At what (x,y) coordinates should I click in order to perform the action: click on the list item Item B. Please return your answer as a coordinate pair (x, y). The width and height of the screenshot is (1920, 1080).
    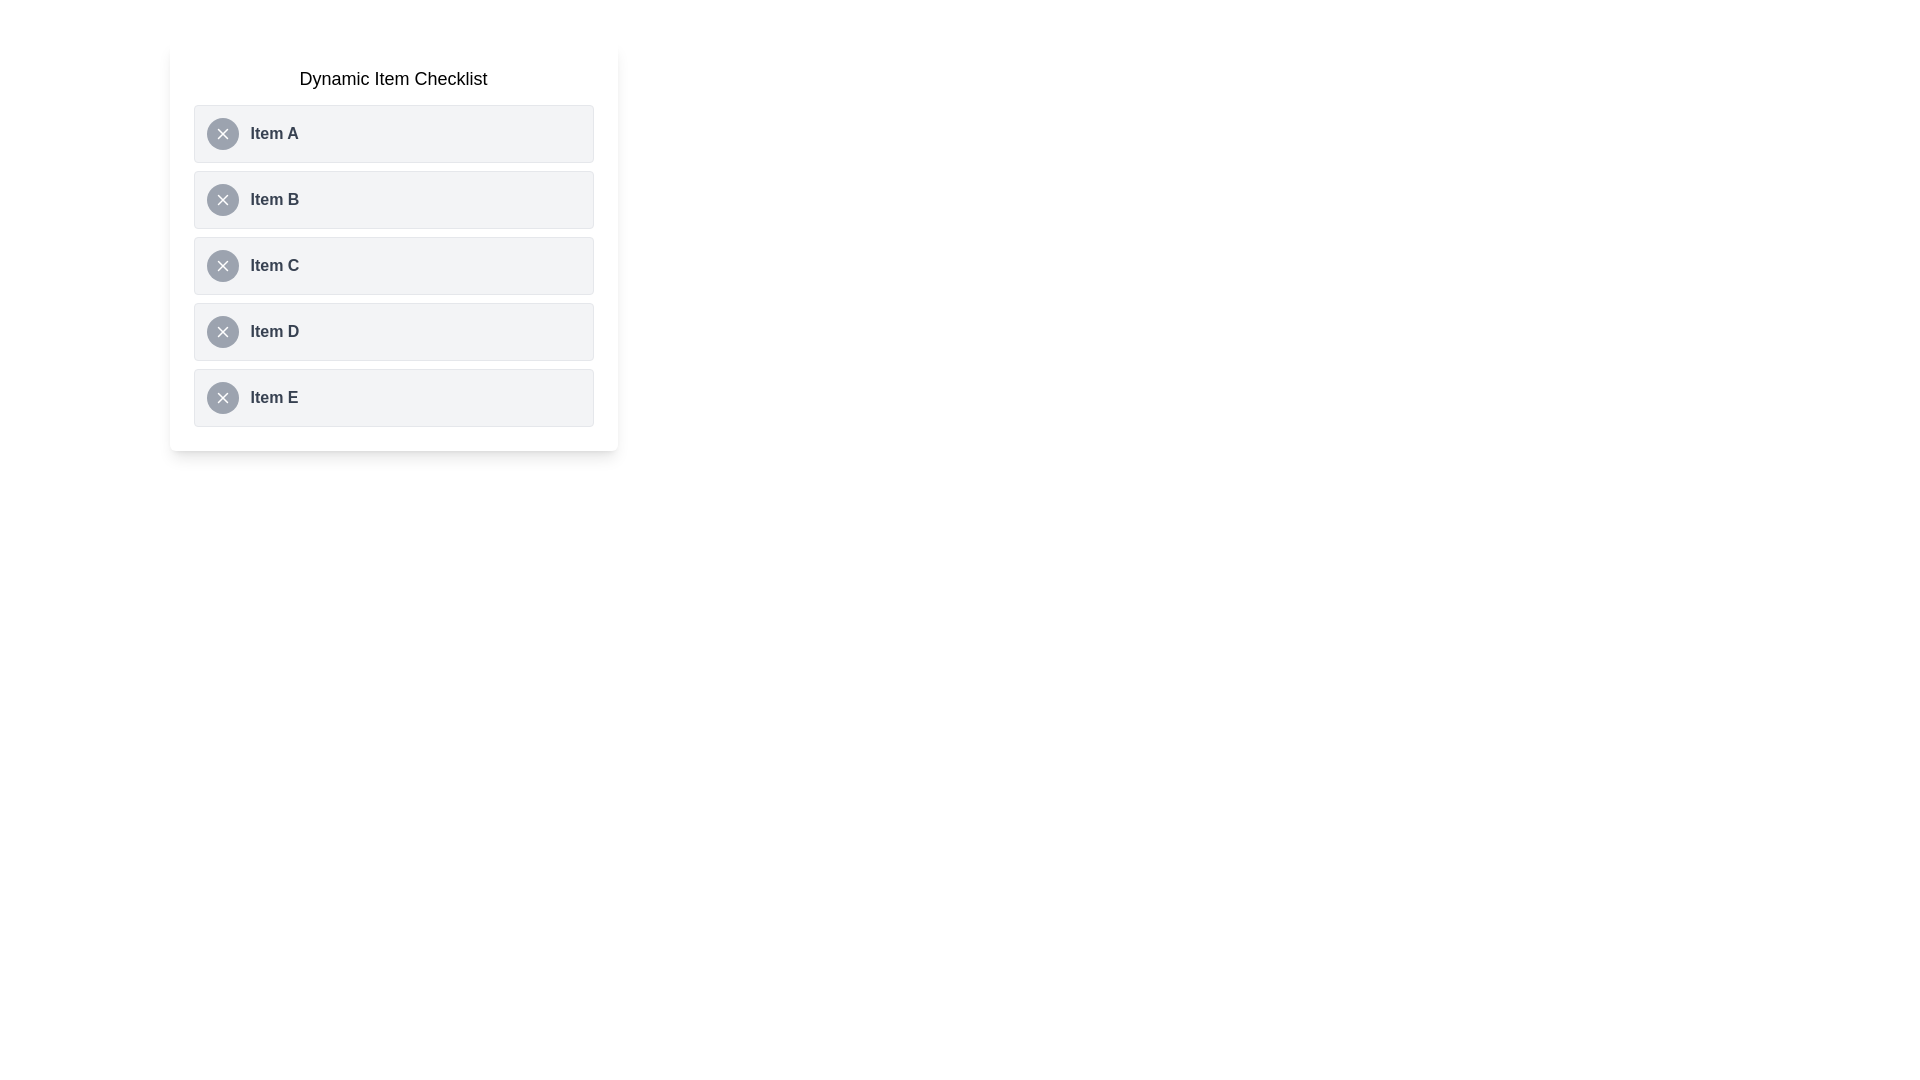
    Looking at the image, I should click on (393, 200).